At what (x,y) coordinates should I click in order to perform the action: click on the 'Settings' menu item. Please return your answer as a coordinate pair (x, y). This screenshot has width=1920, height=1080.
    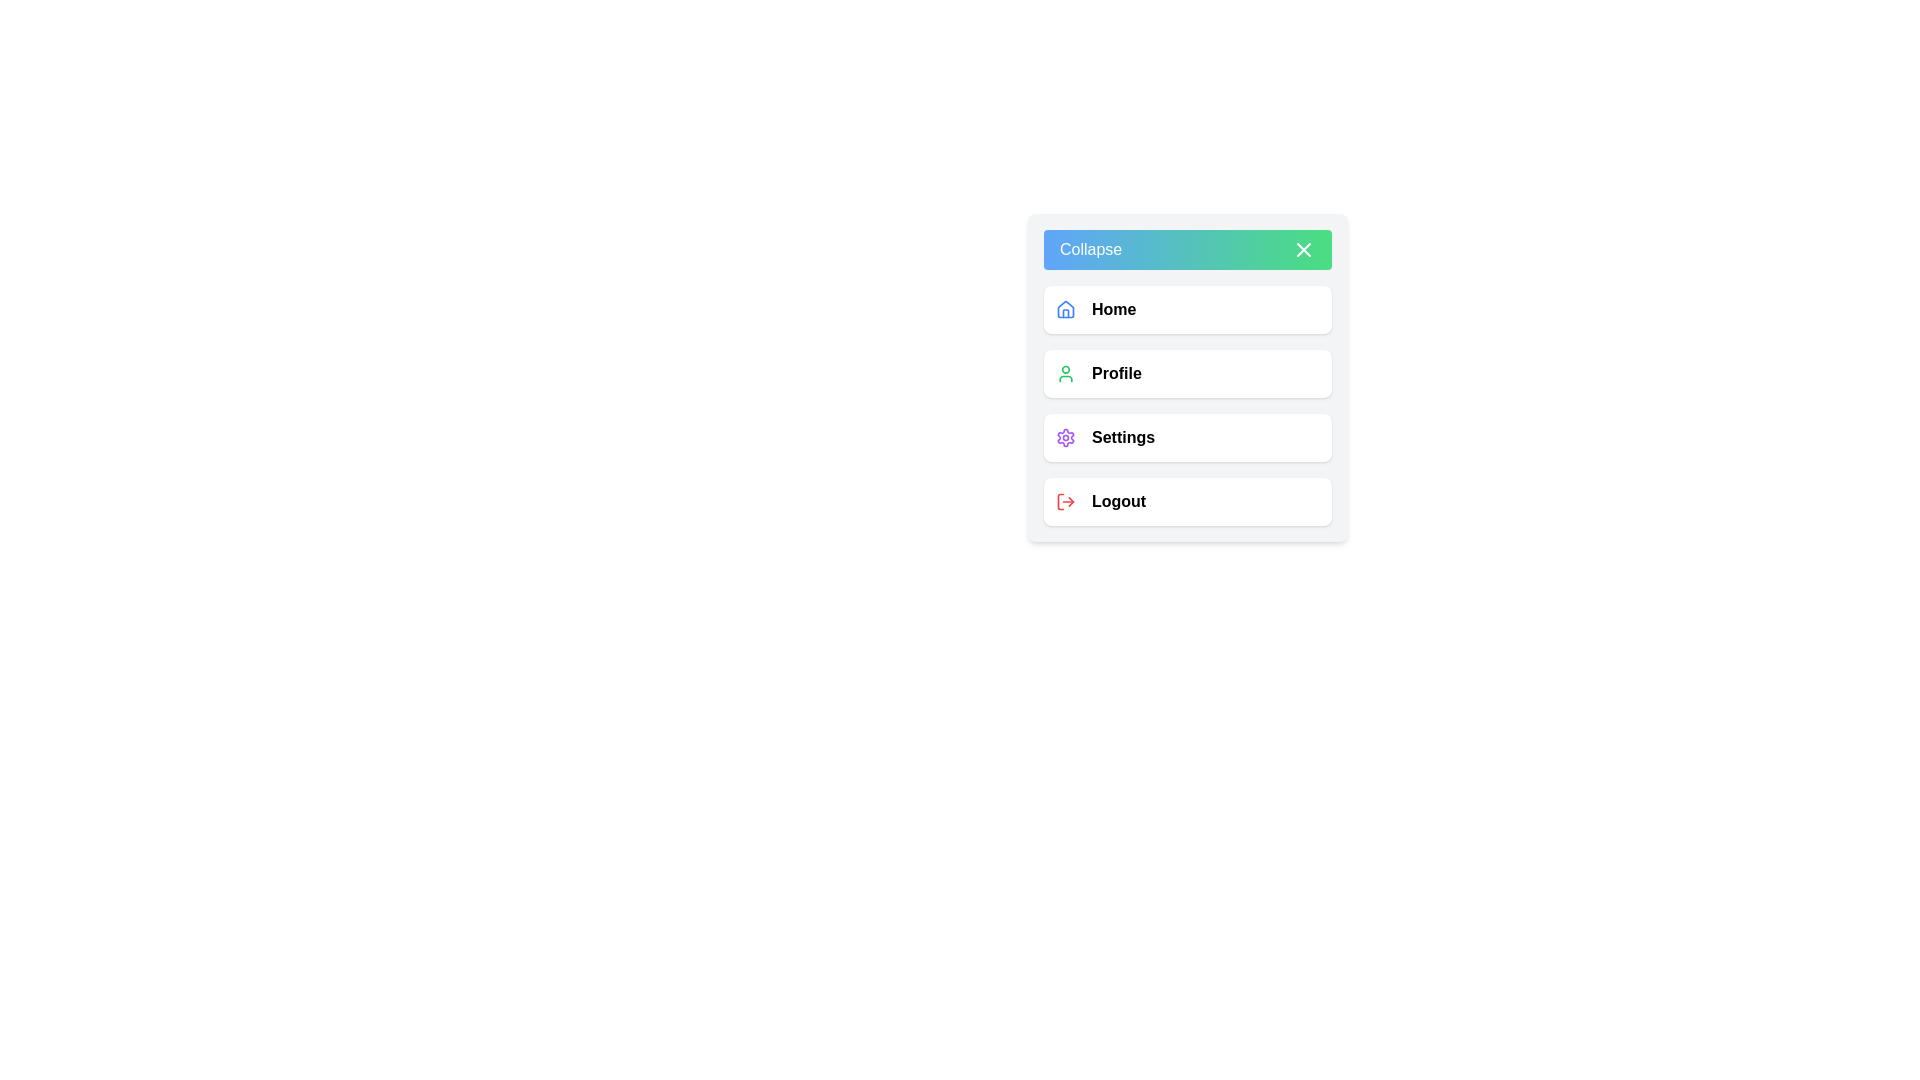
    Looking at the image, I should click on (1188, 437).